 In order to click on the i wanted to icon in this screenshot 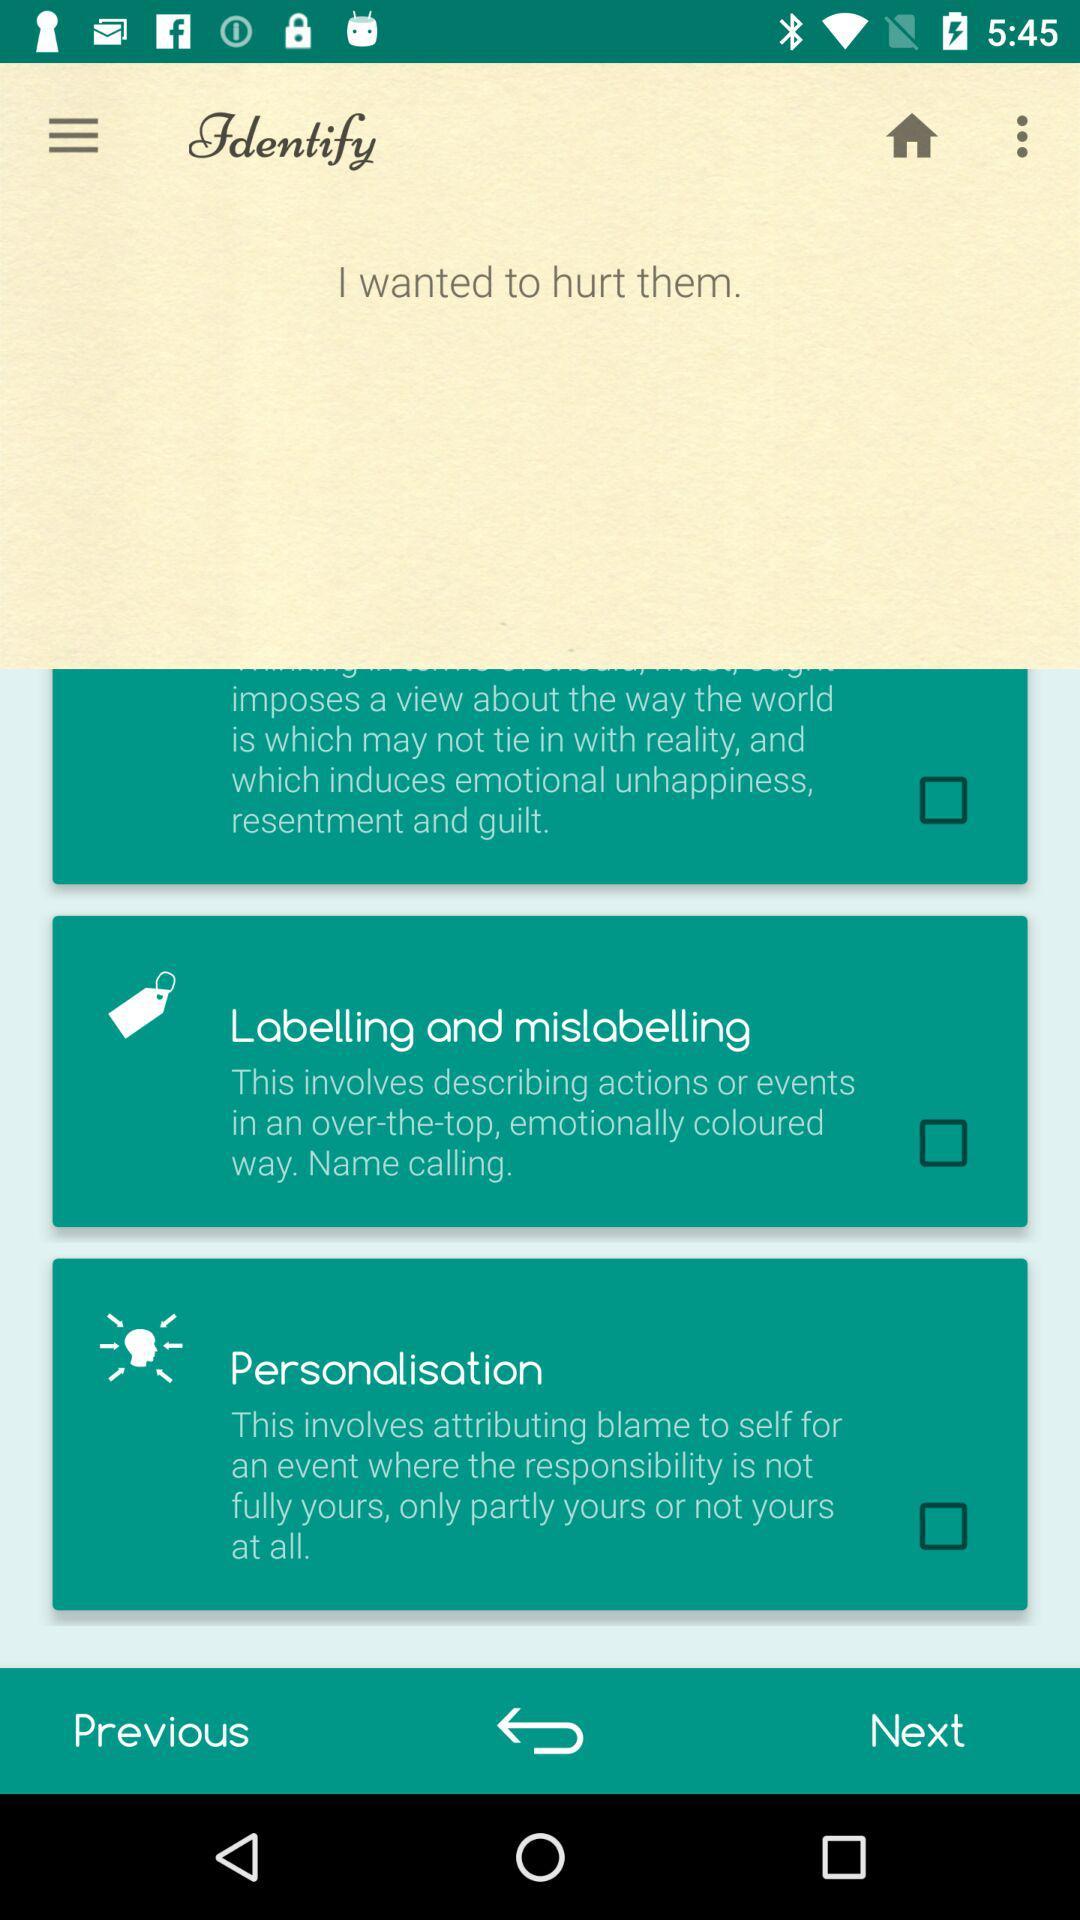, I will do `click(538, 438)`.